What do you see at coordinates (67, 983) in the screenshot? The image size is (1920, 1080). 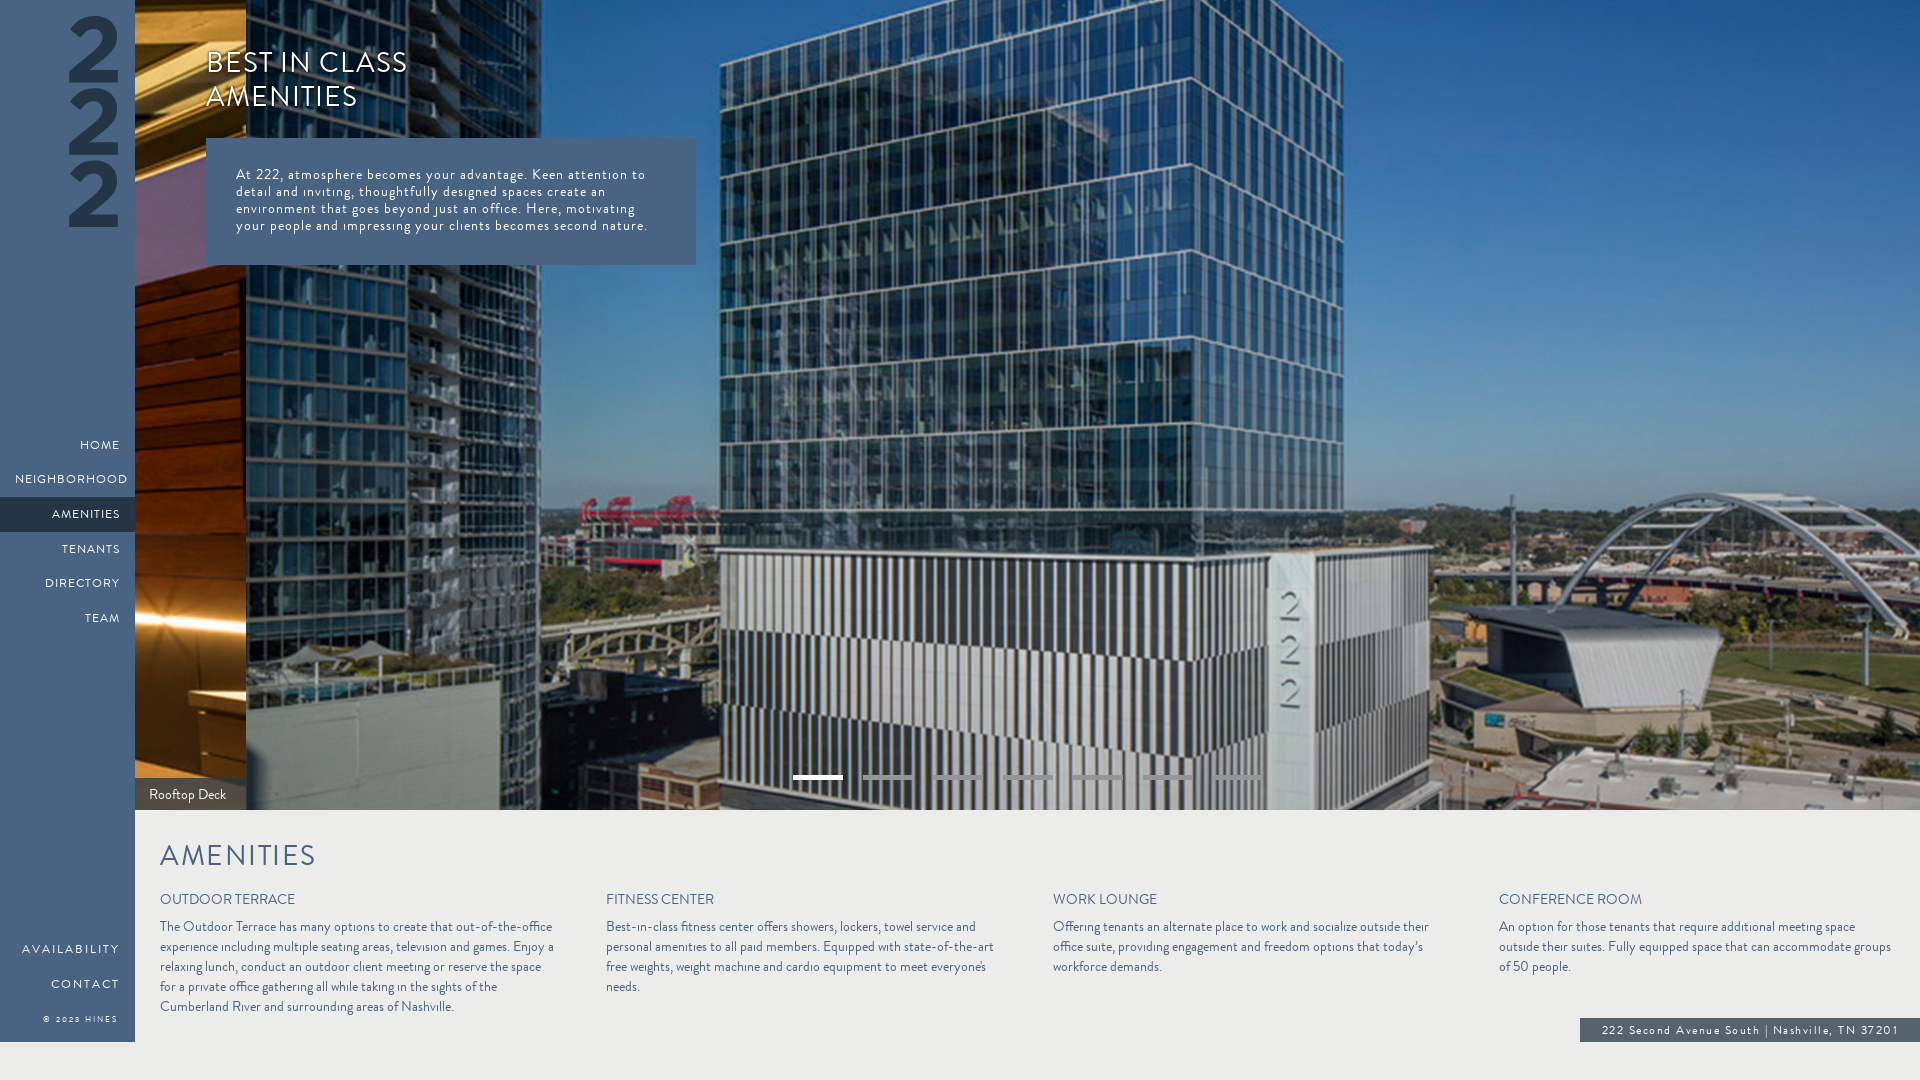 I see `'CONTACT'` at bounding box center [67, 983].